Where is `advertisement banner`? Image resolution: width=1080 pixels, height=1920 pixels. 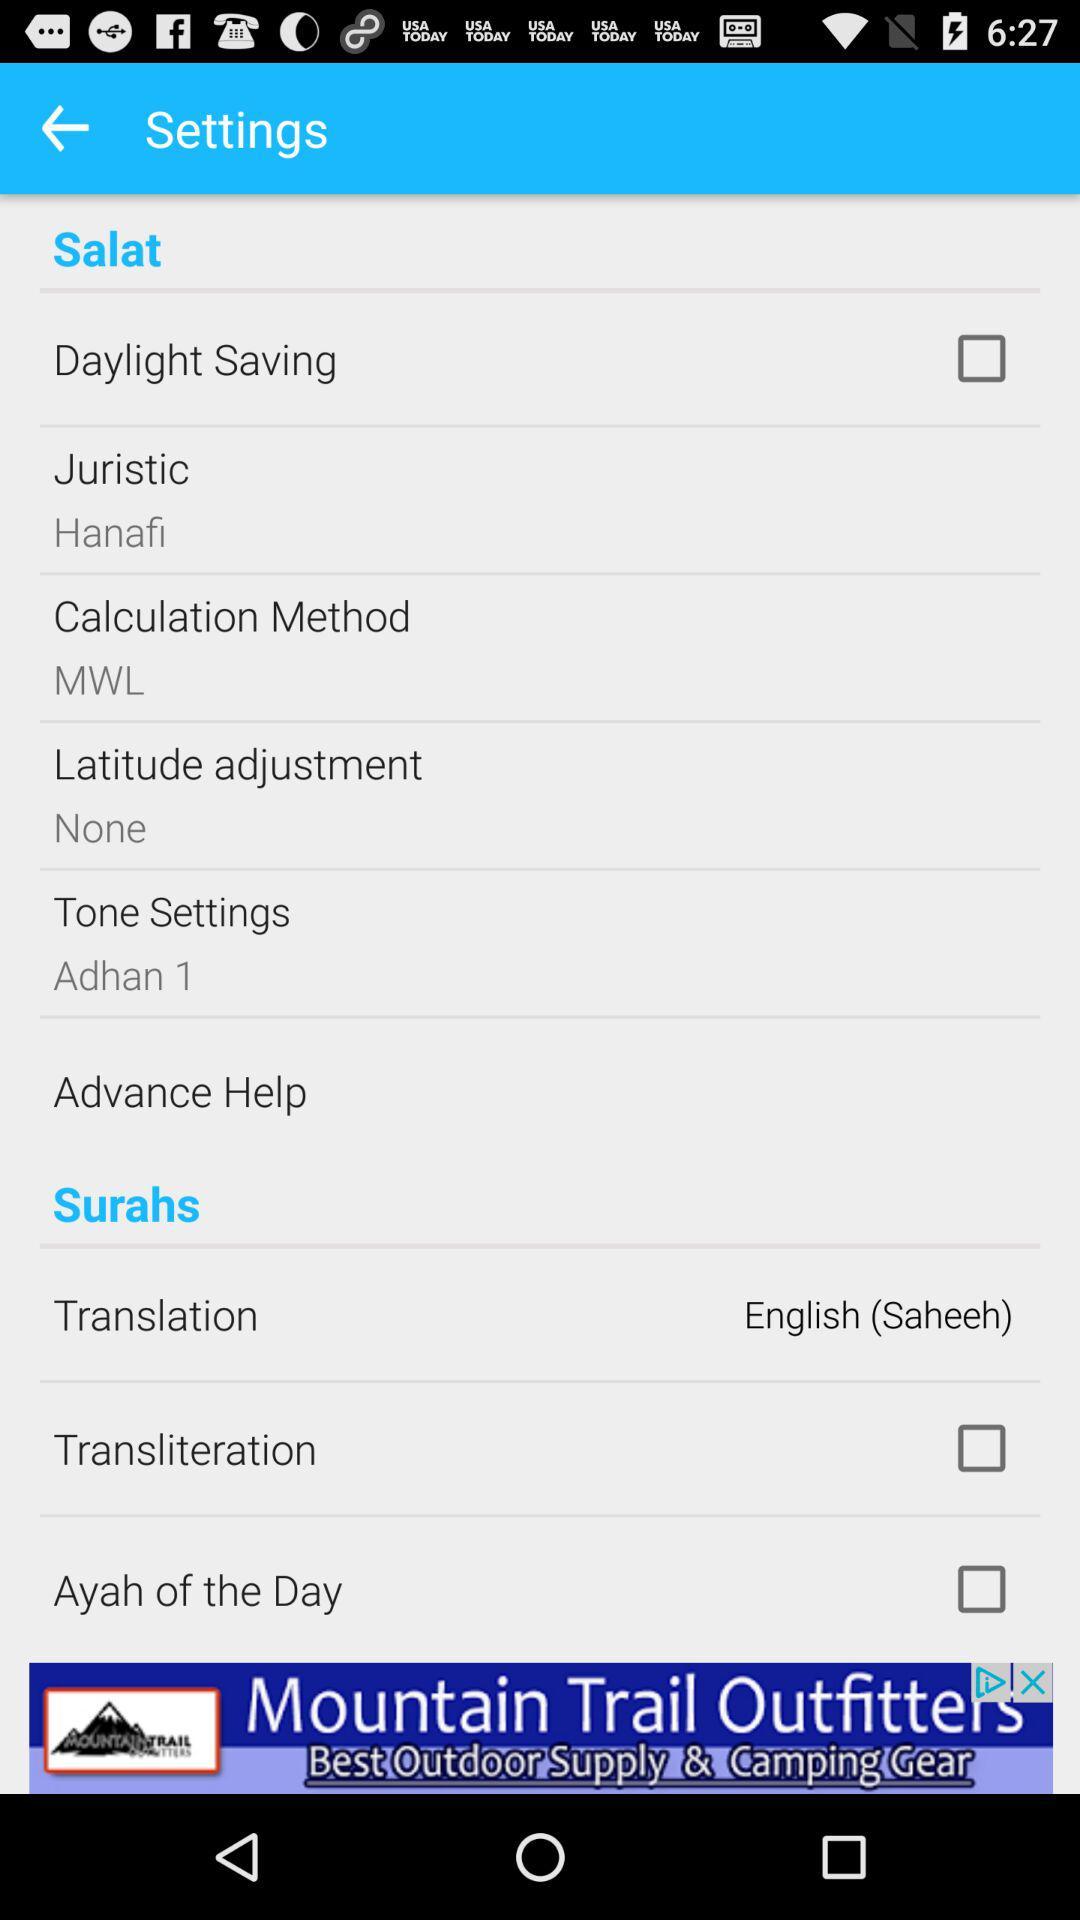 advertisement banner is located at coordinates (540, 1727).